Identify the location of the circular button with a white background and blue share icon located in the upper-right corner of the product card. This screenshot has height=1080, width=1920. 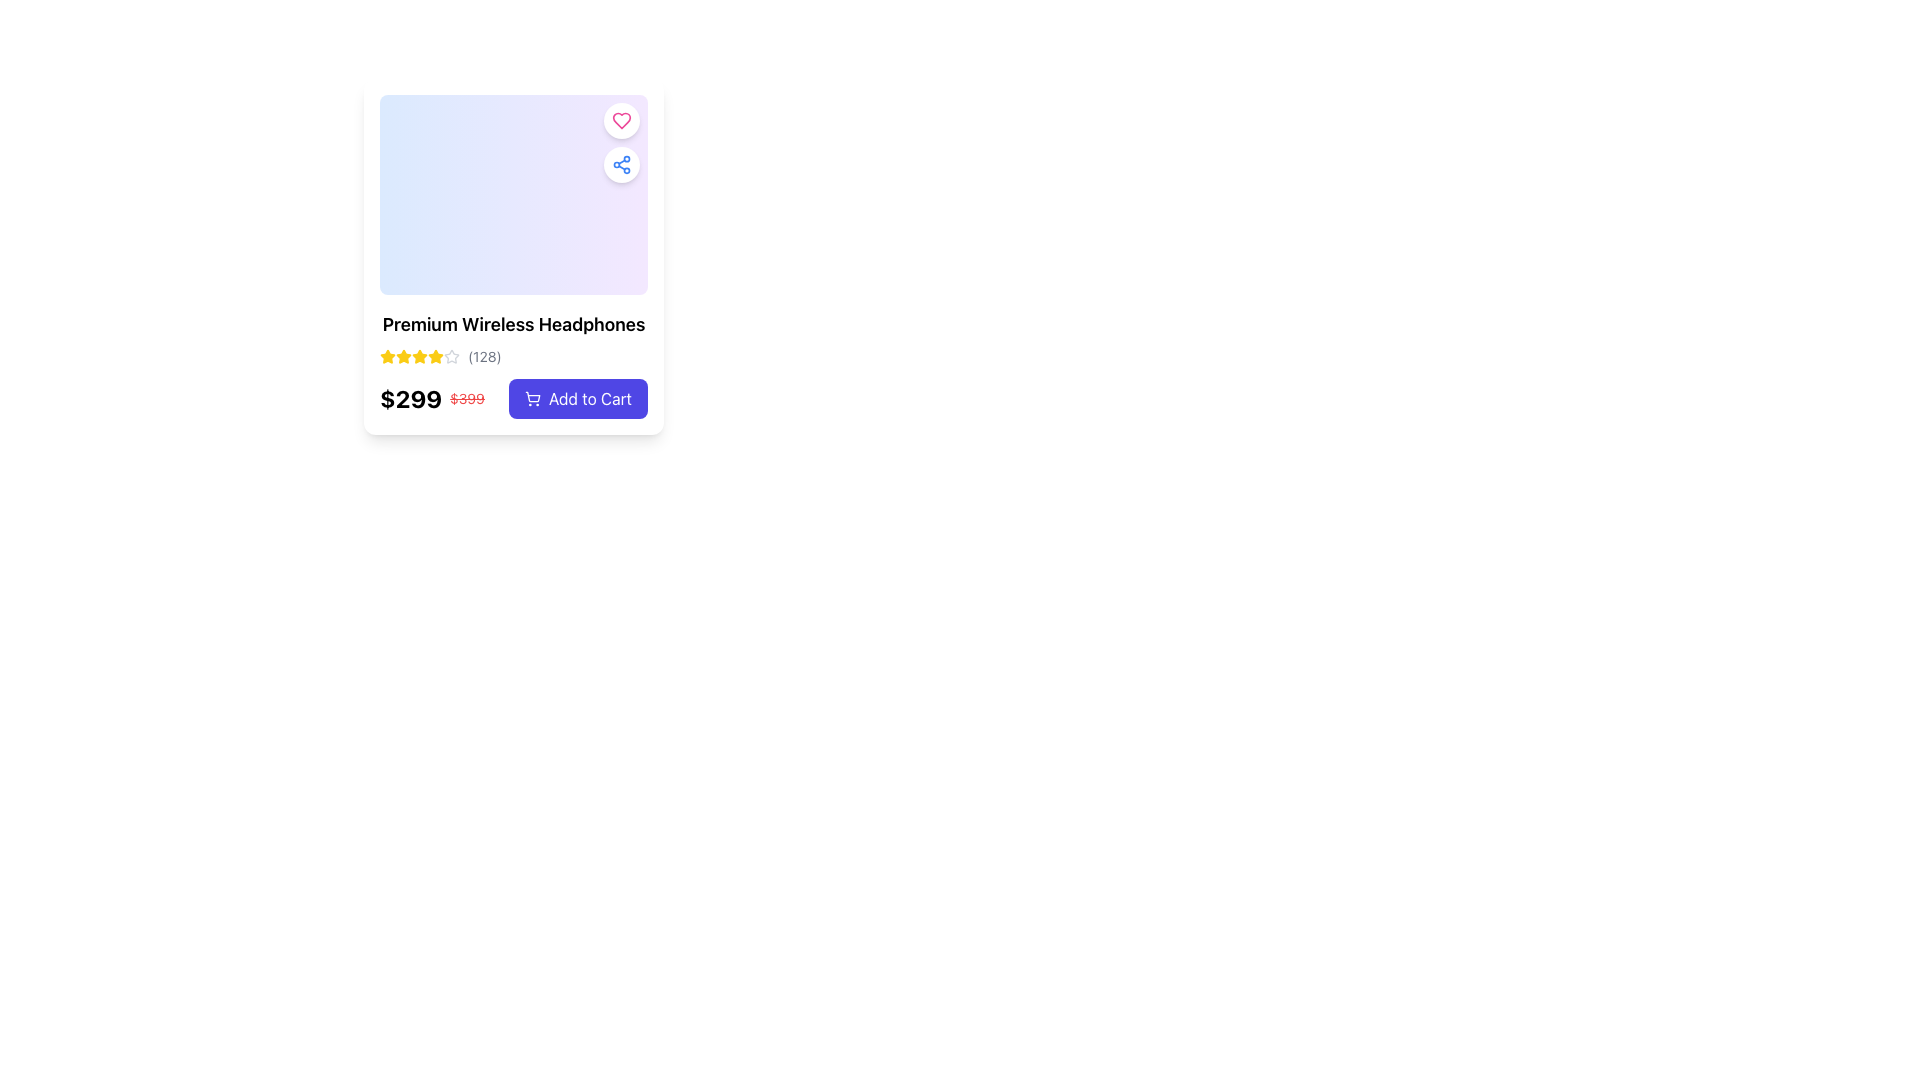
(621, 164).